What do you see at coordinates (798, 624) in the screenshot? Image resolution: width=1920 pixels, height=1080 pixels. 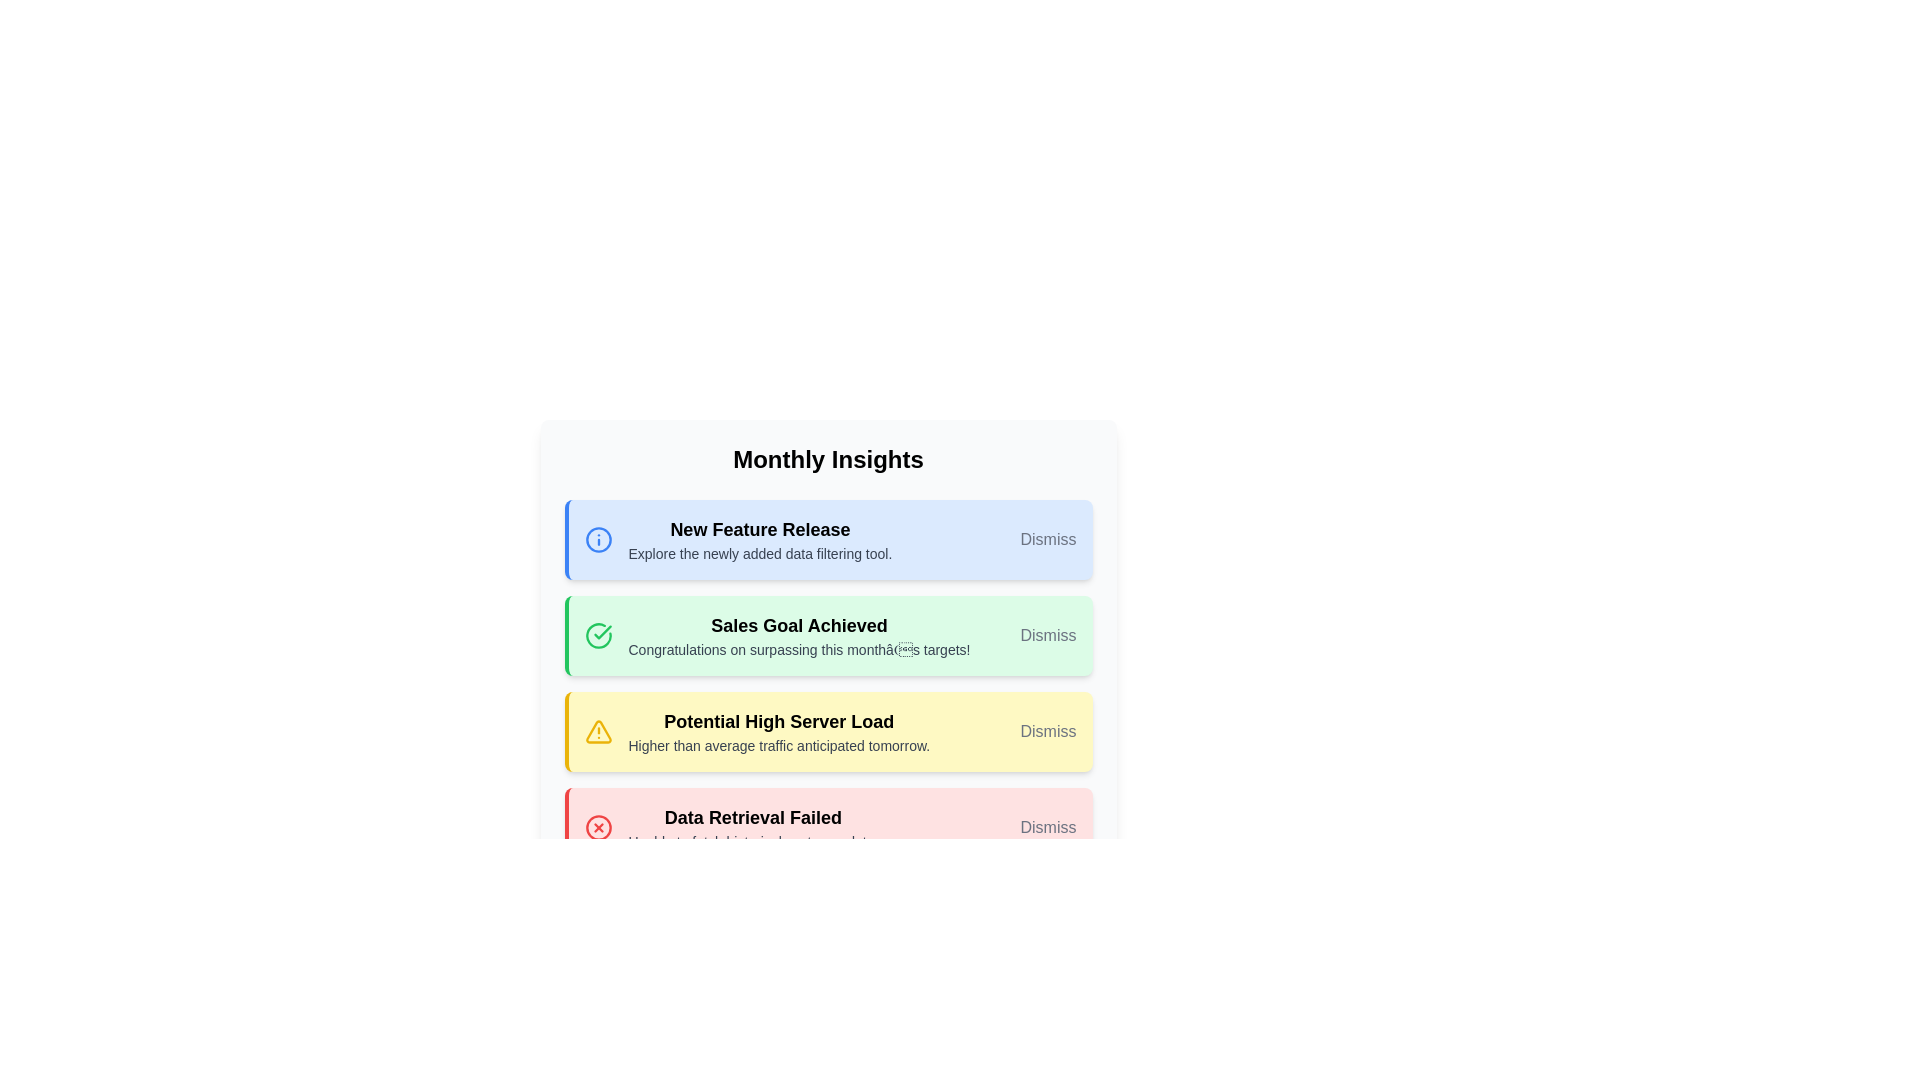 I see `text from the bold heading that states 'Sales Goal Achieved', which is prominently displayed in a green background box near the top of the notification list` at bounding box center [798, 624].